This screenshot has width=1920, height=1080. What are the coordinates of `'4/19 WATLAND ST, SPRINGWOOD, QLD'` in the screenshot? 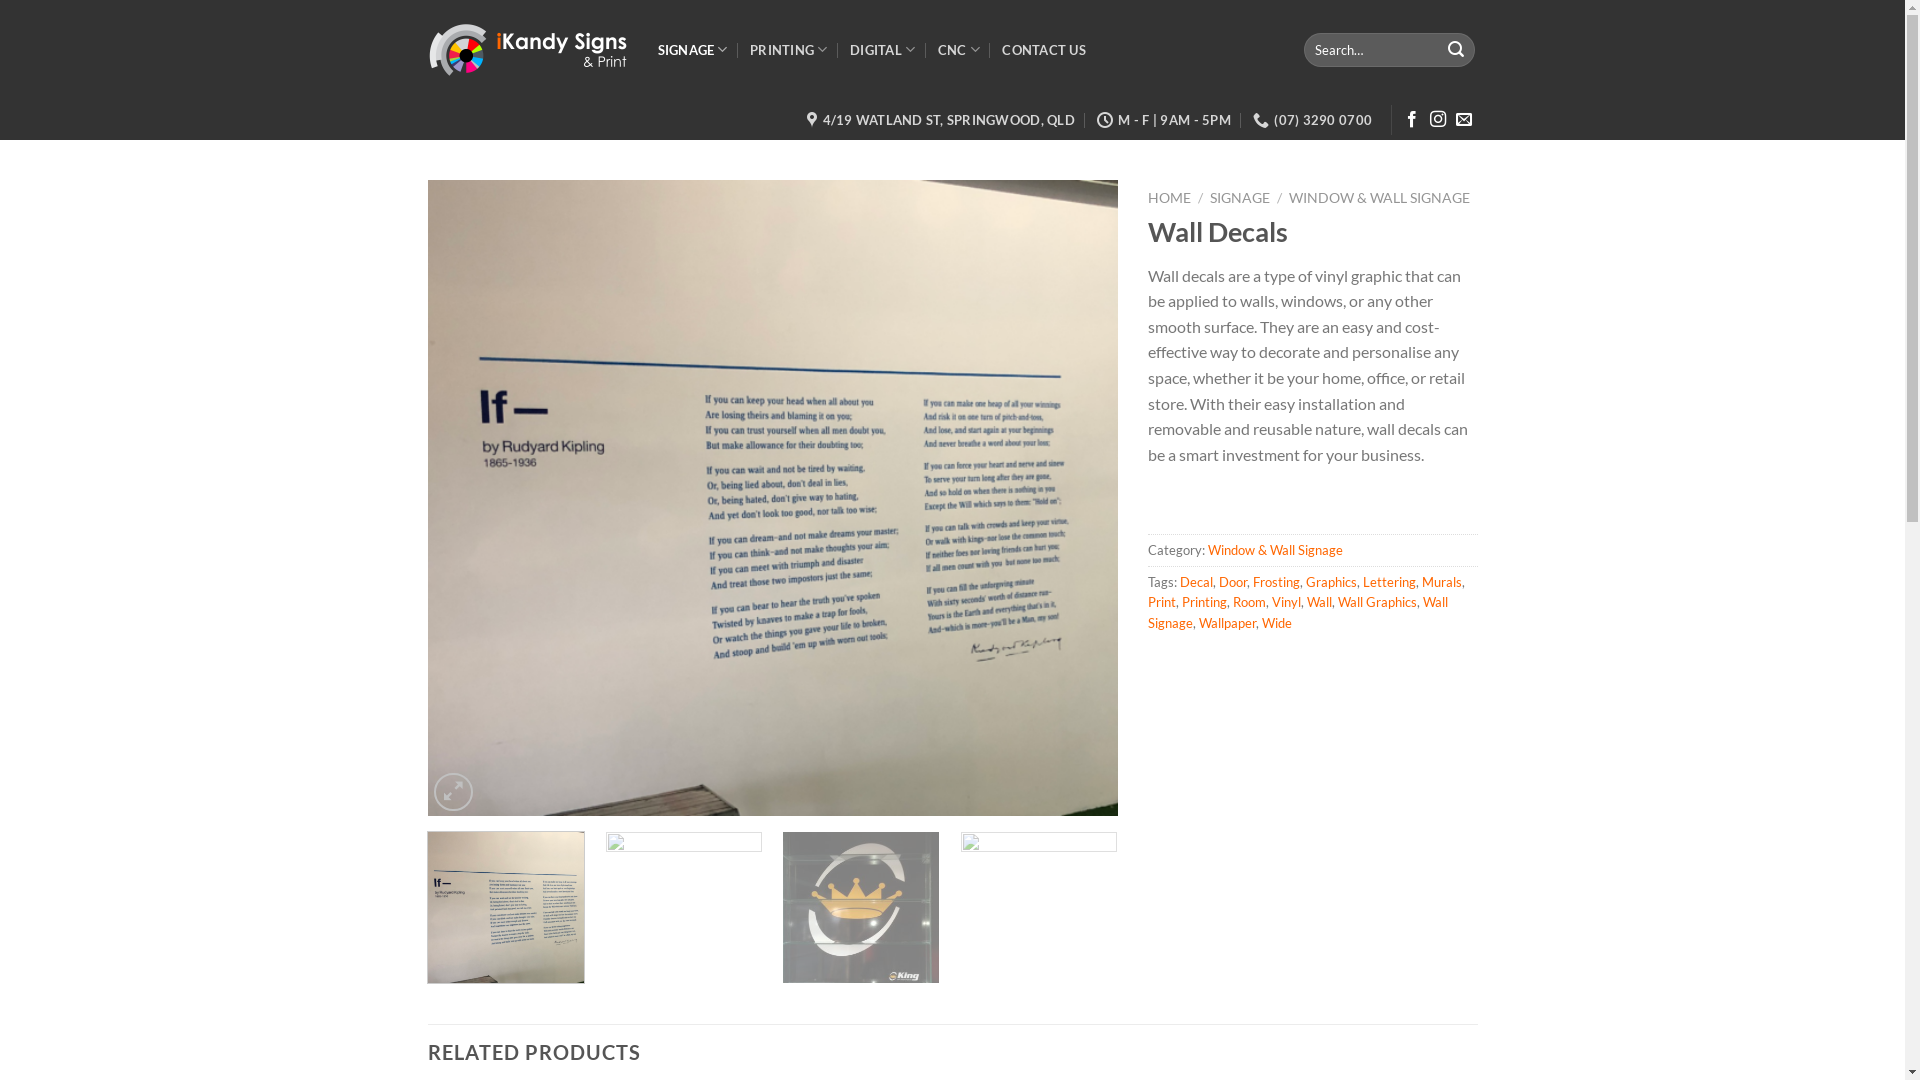 It's located at (939, 119).